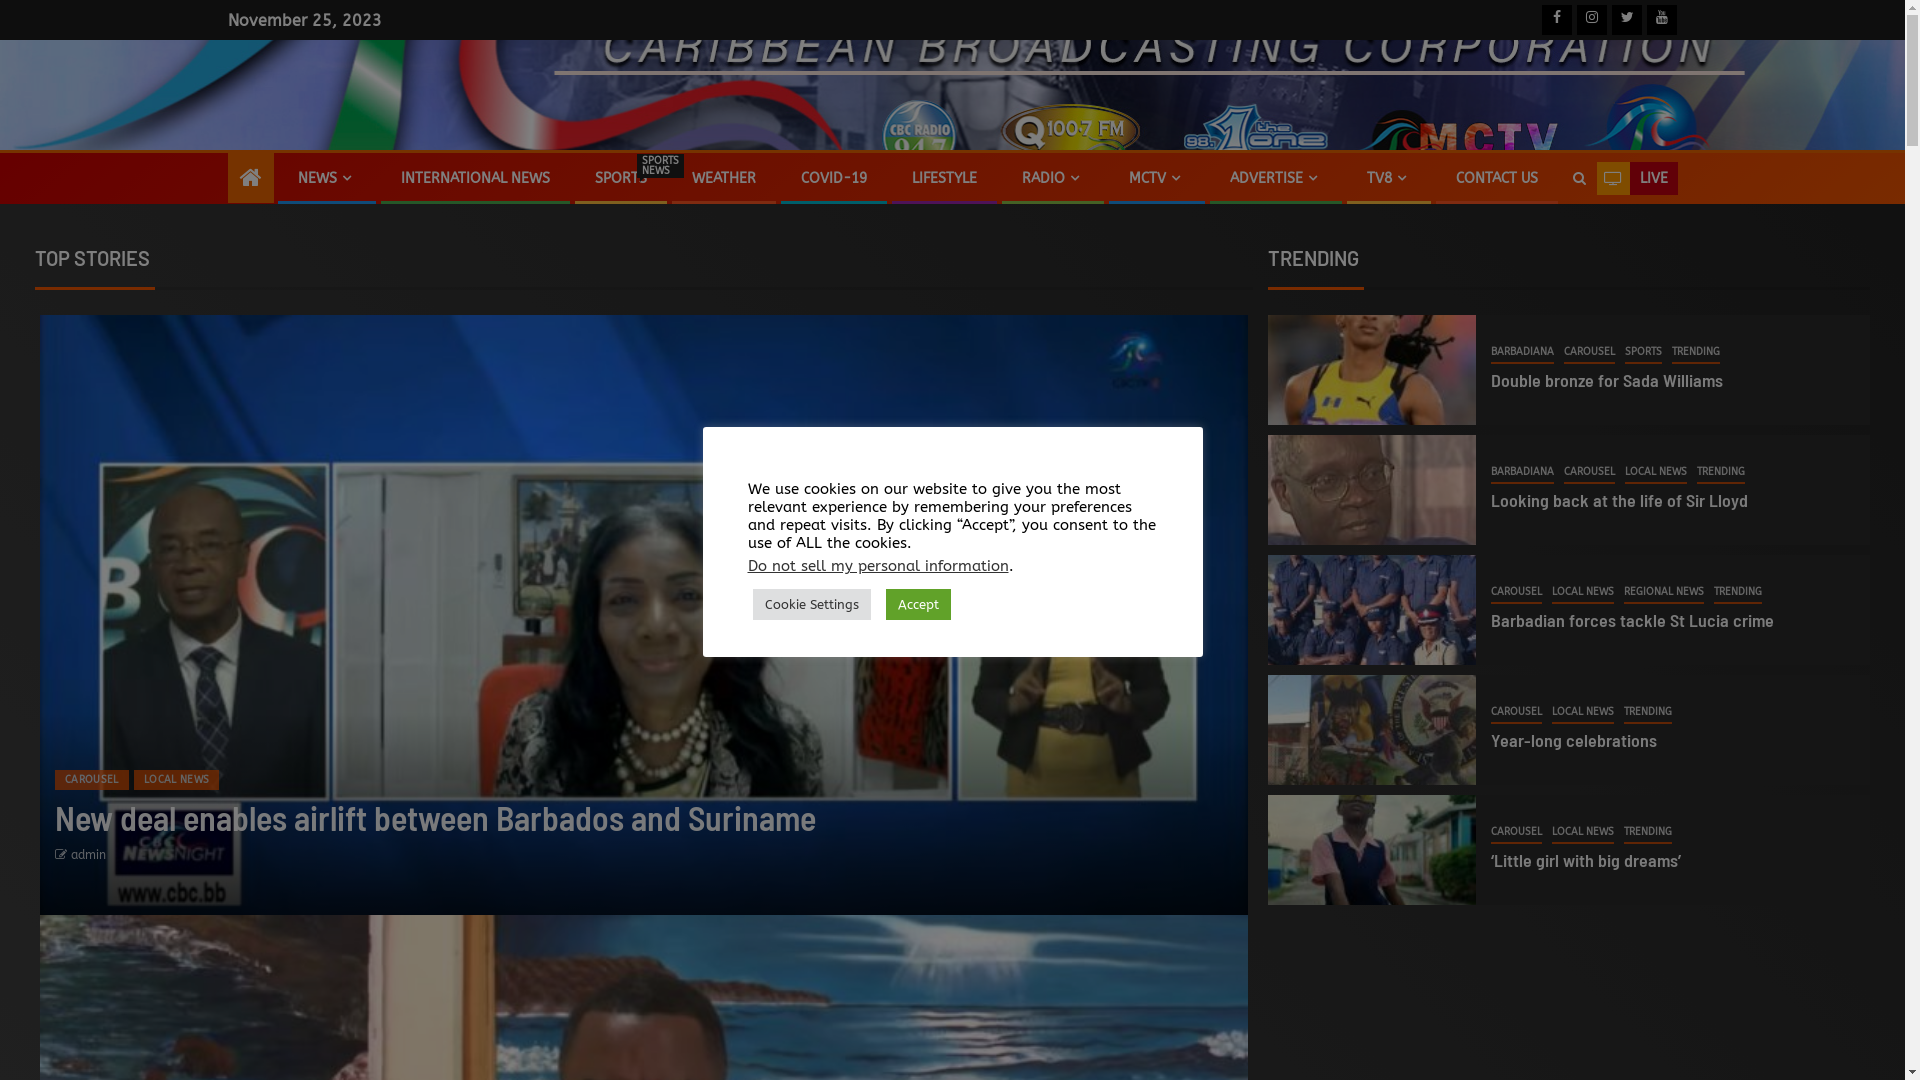  What do you see at coordinates (1275, 177) in the screenshot?
I see `'ADVERTISE'` at bounding box center [1275, 177].